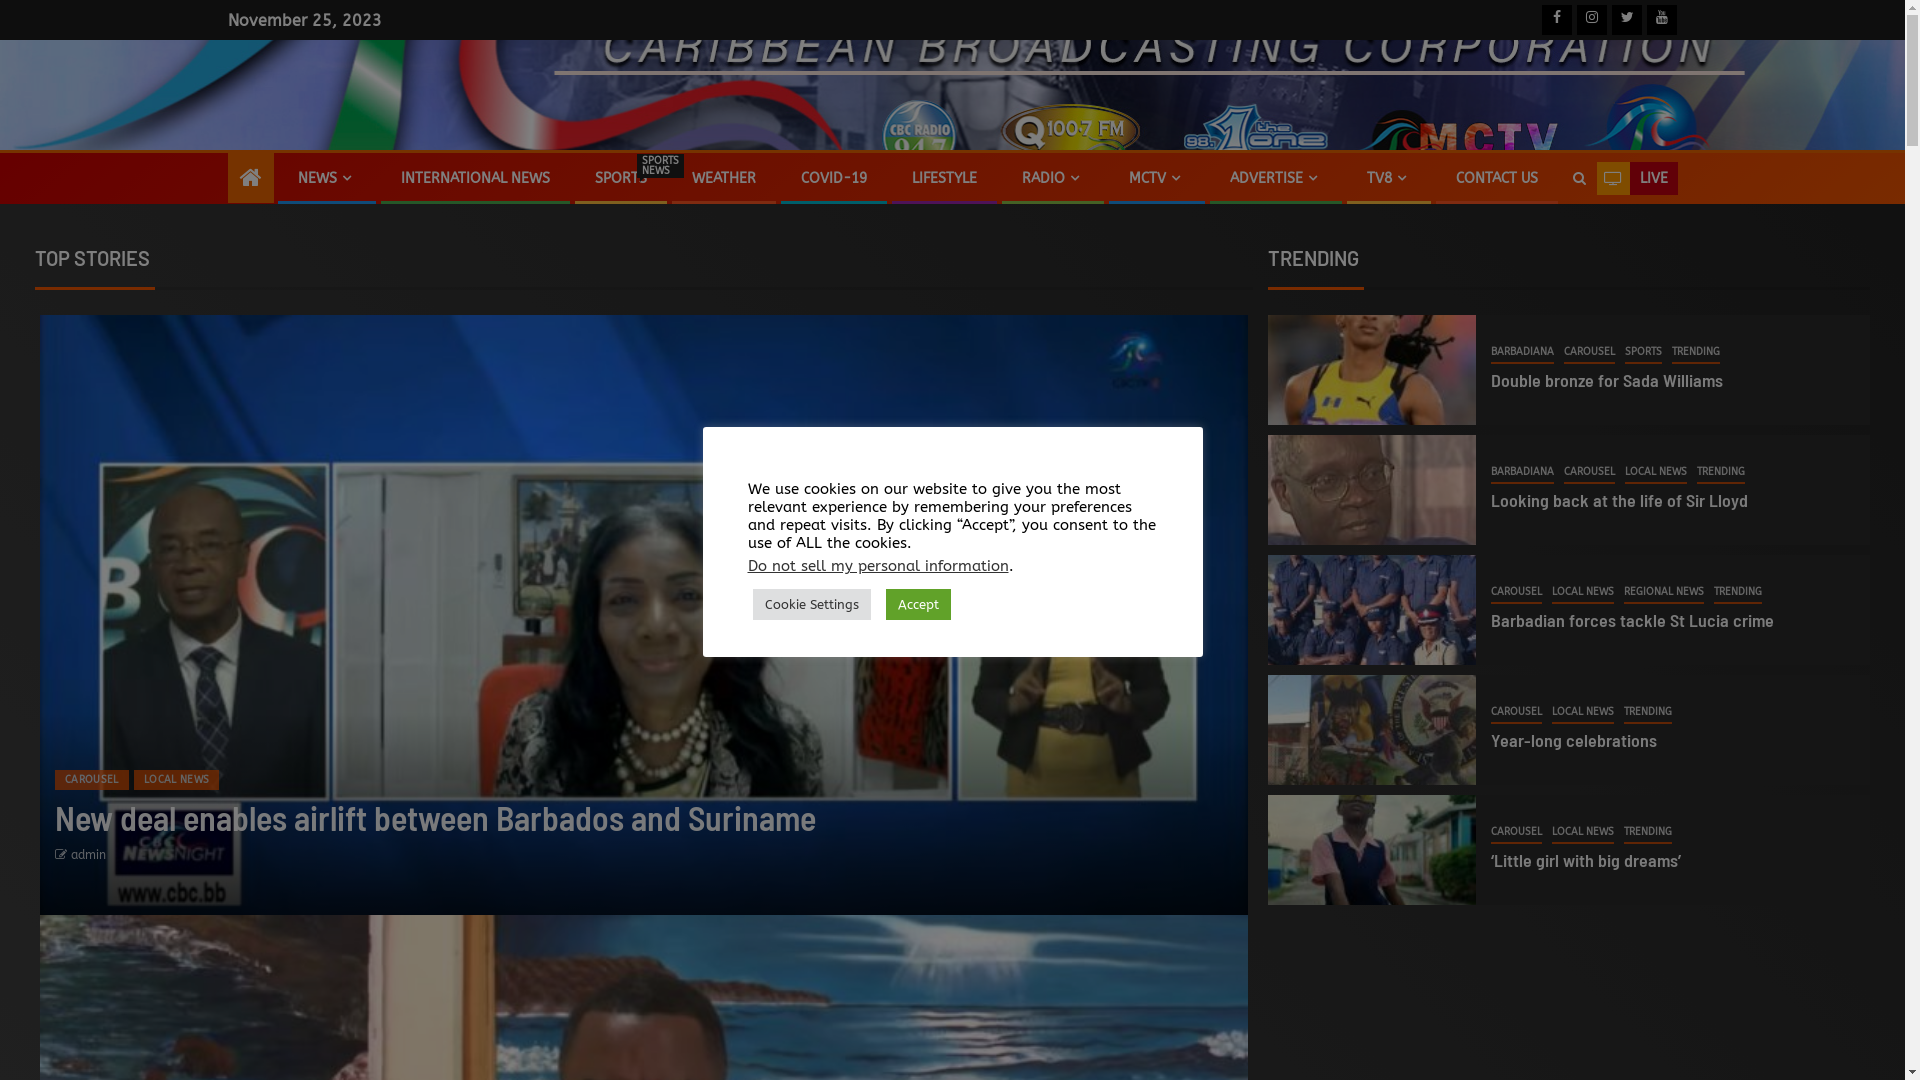  What do you see at coordinates (1275, 177) in the screenshot?
I see `'ADVERTISE'` at bounding box center [1275, 177].